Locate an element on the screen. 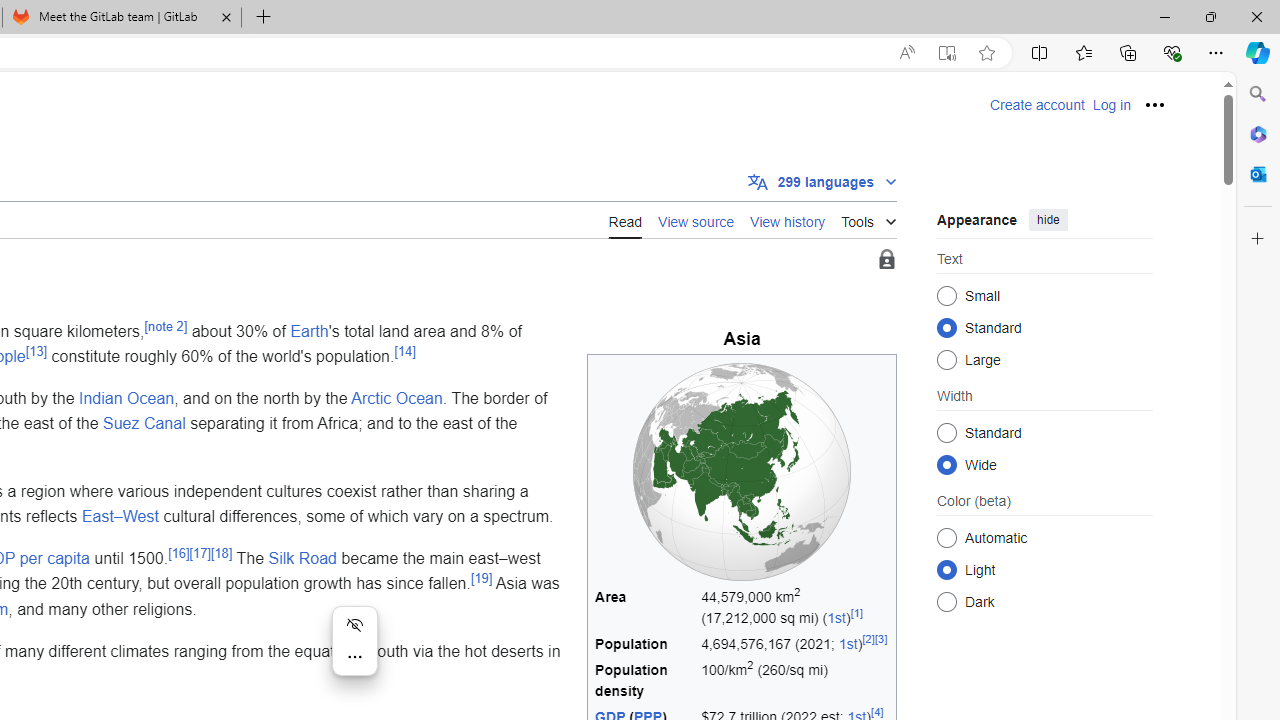  '[13]' is located at coordinates (37, 350).